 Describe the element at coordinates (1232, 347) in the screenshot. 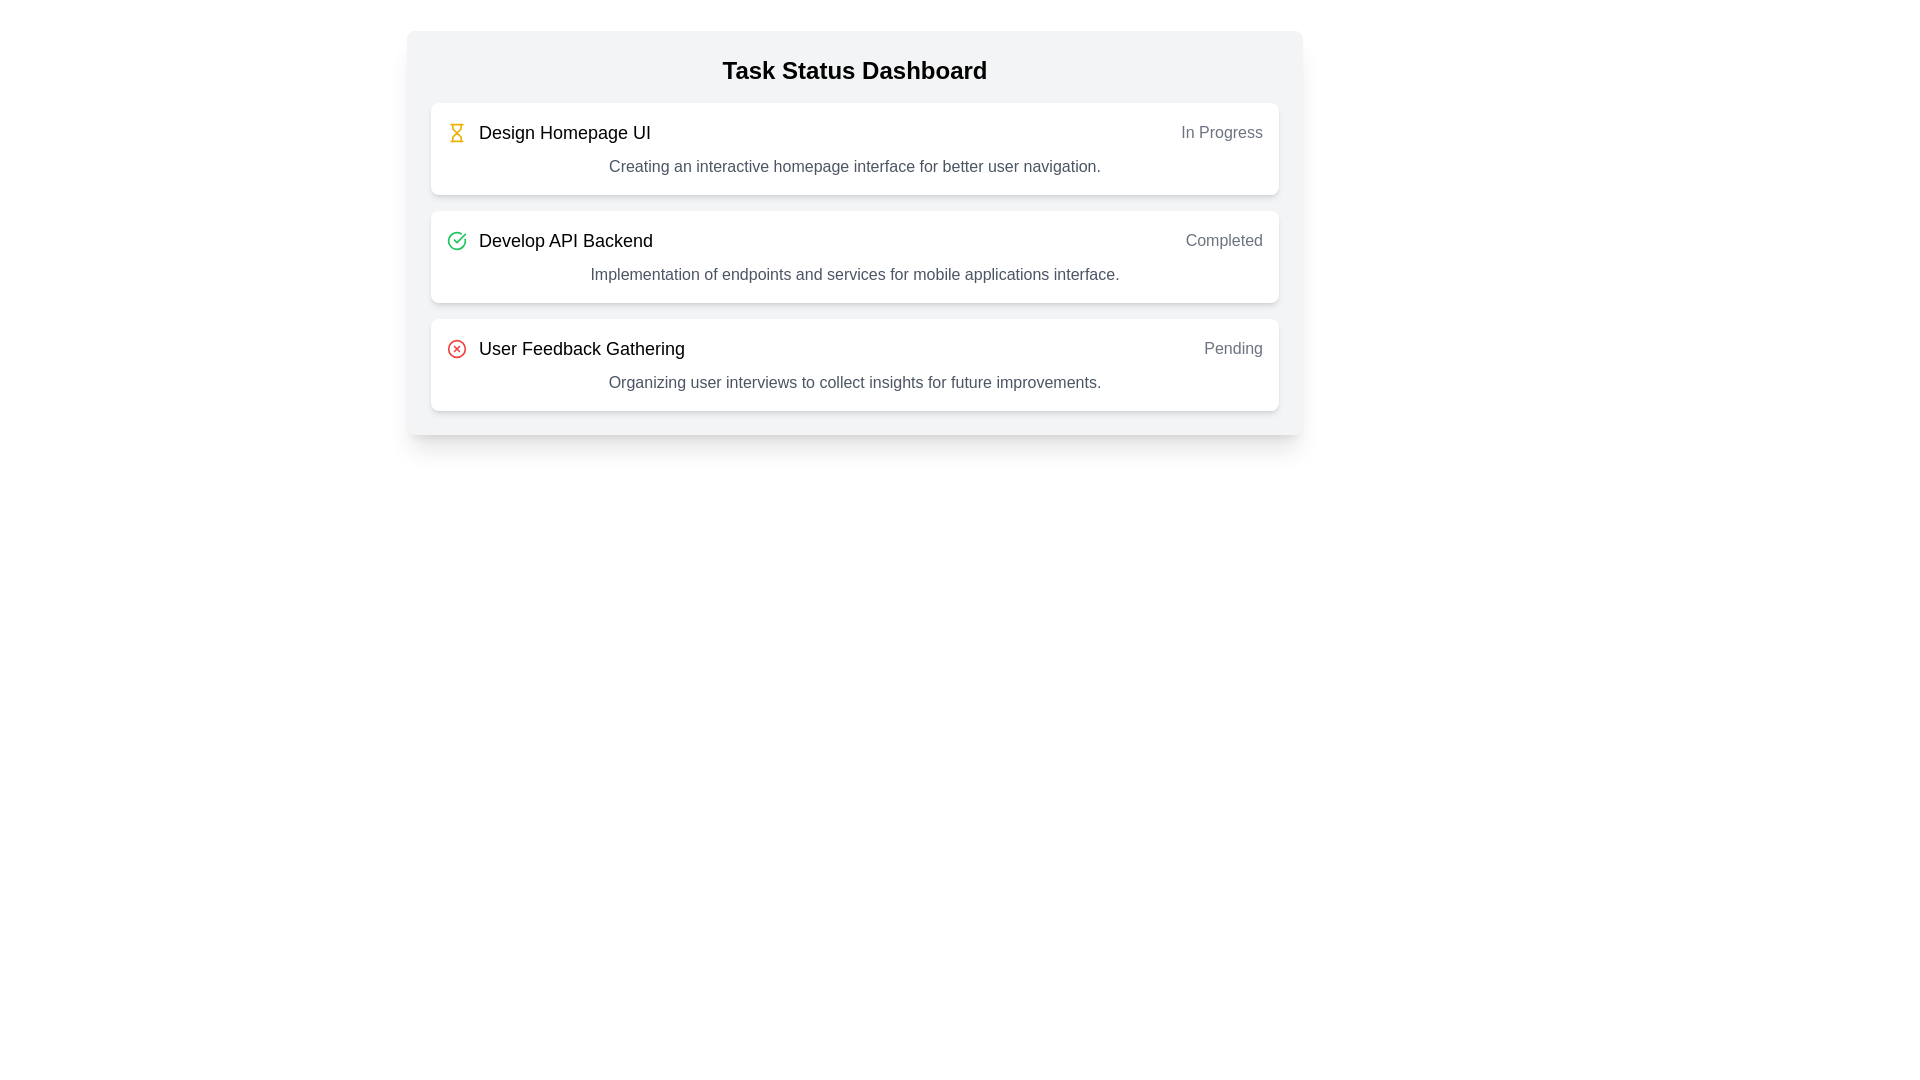

I see `the text label displaying 'Pending' in gray font located in the top right corner of the 'User Feedback Gathering' section` at that location.